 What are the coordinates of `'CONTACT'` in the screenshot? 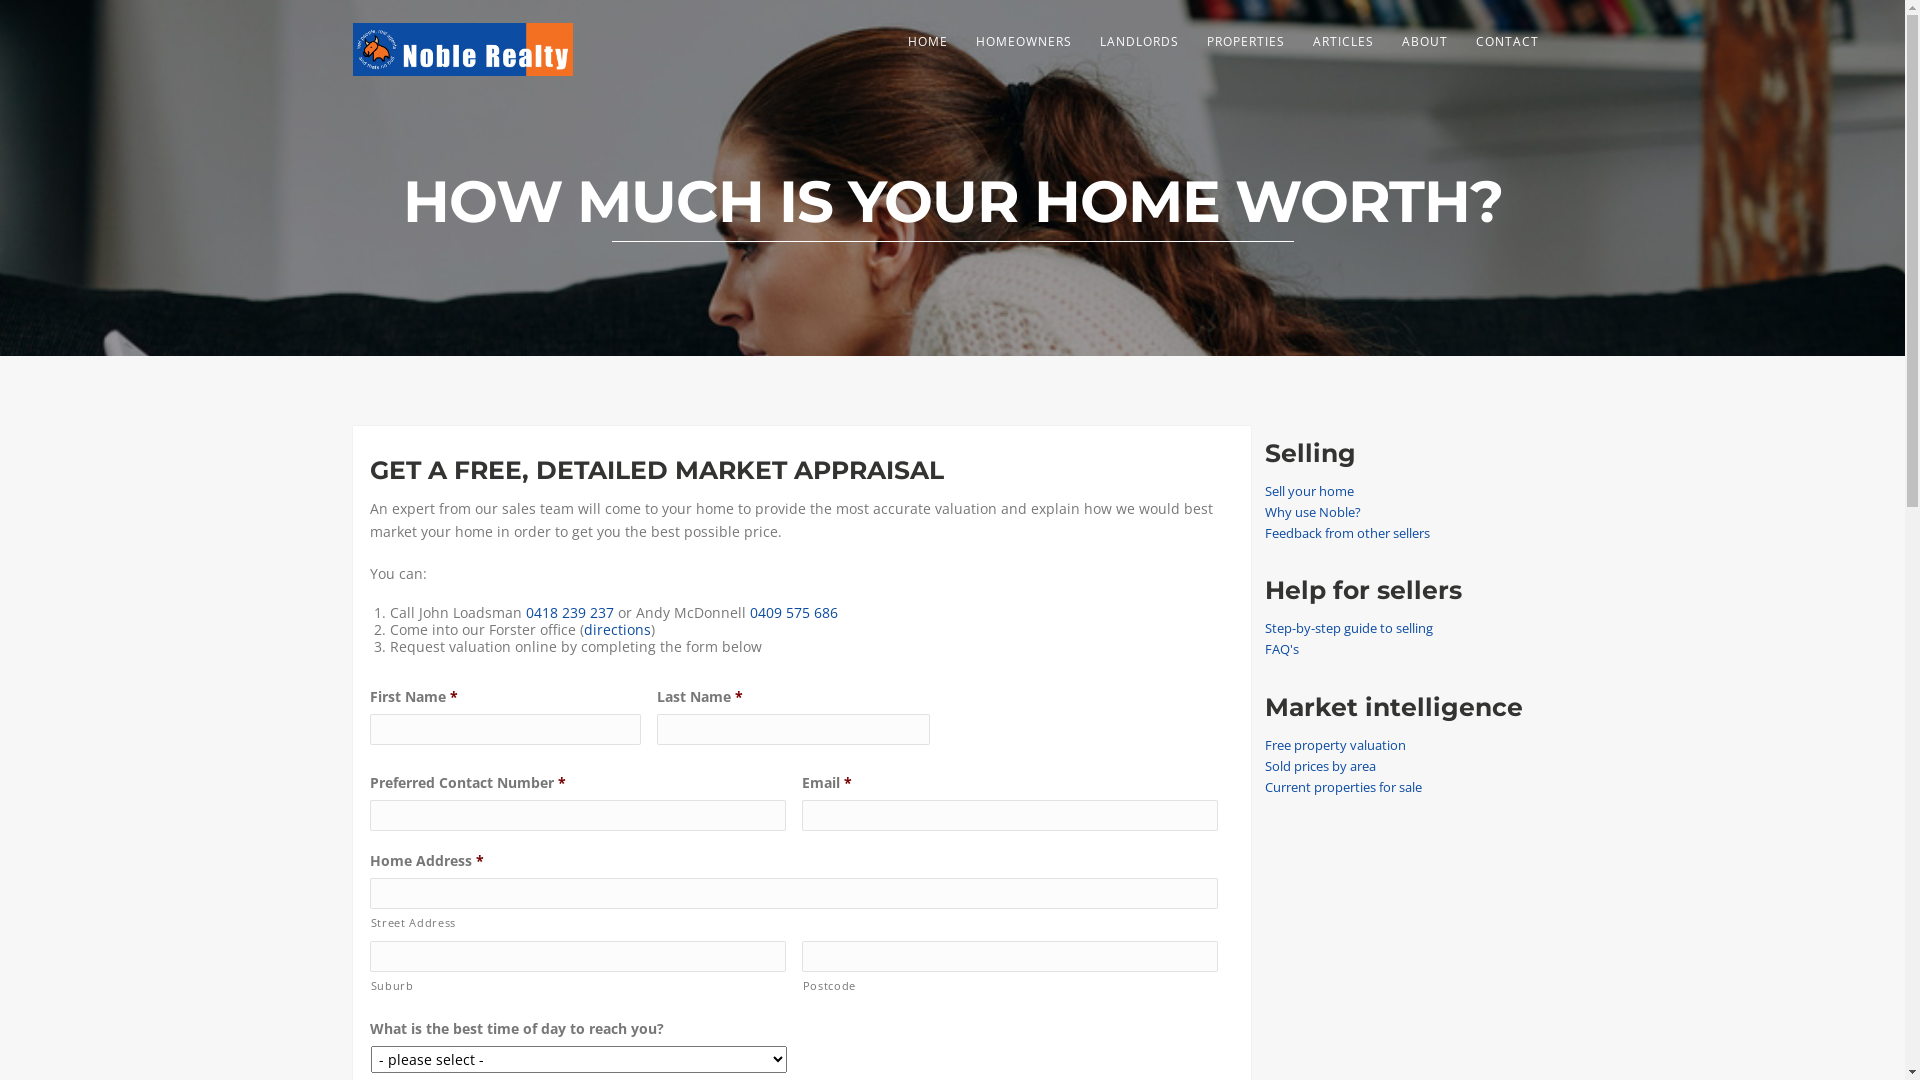 It's located at (1507, 42).